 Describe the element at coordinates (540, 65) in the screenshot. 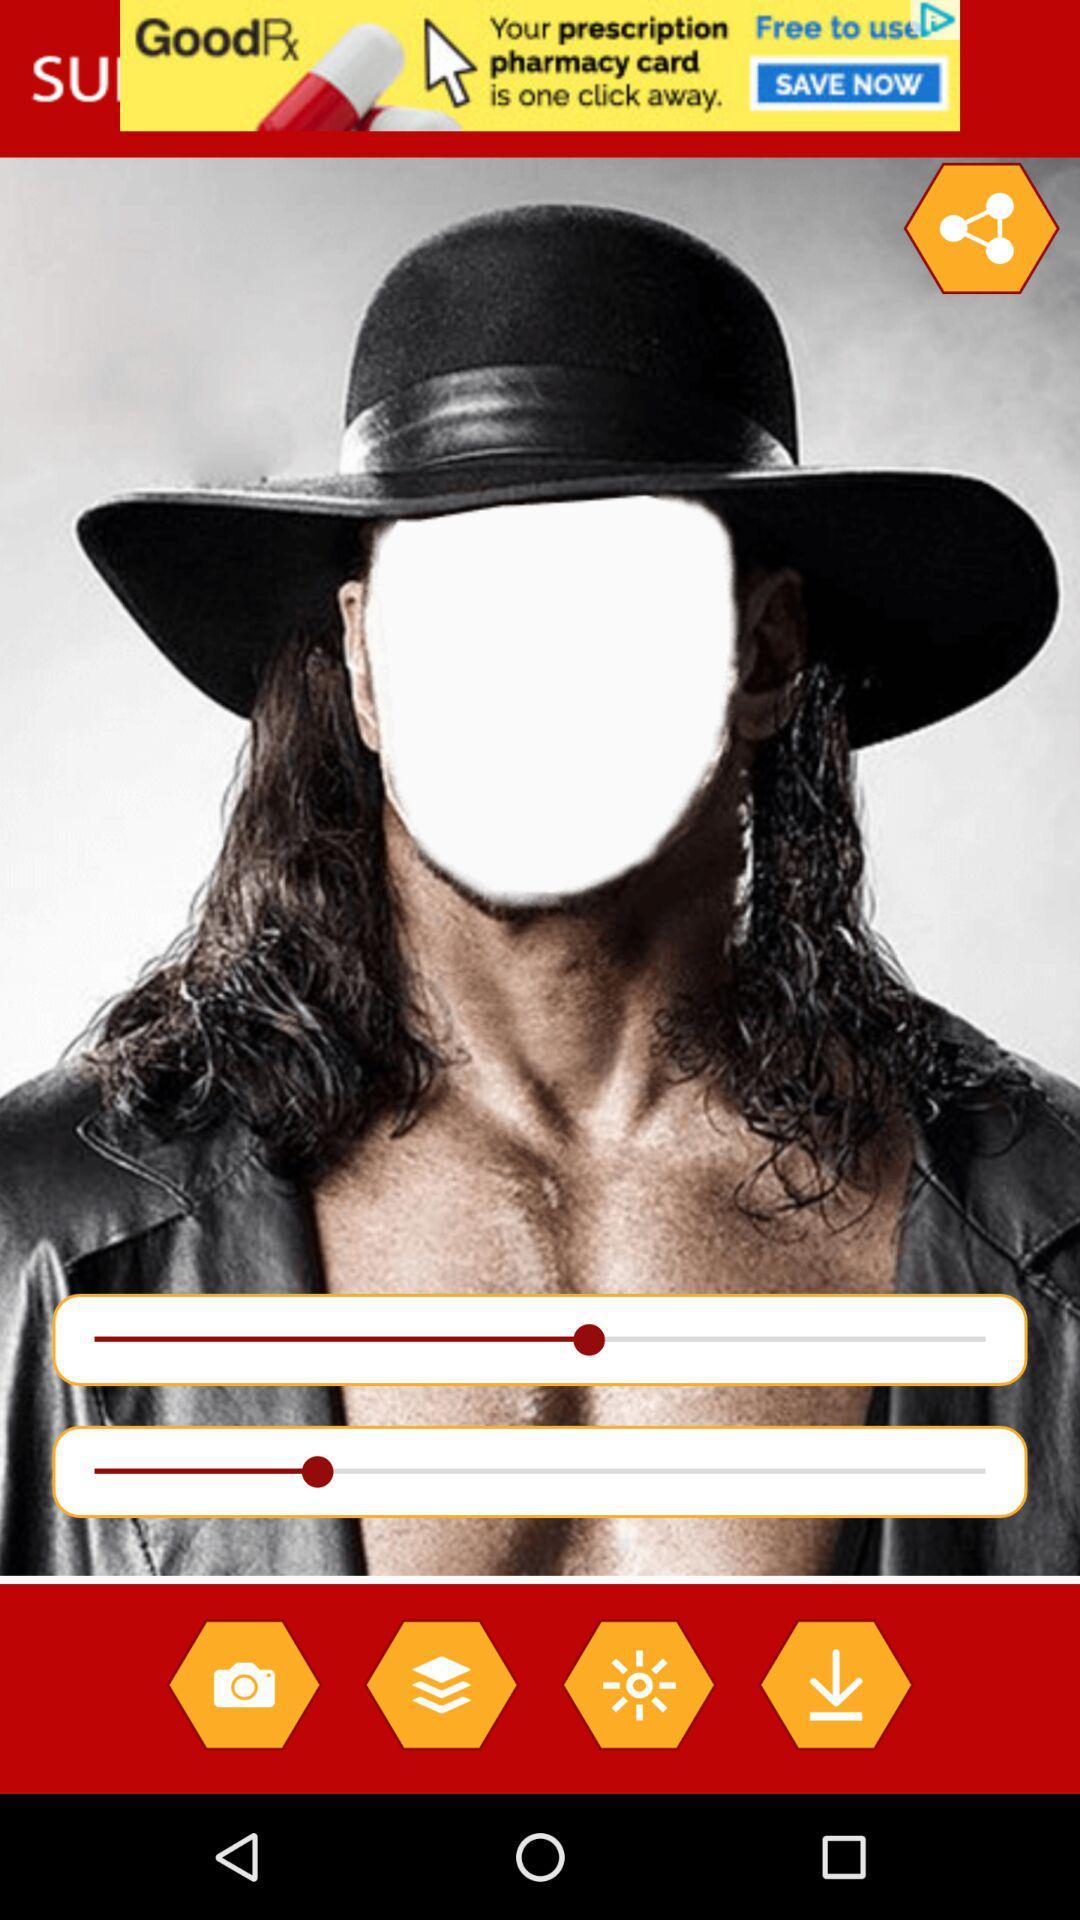

I see `see advertisement` at that location.